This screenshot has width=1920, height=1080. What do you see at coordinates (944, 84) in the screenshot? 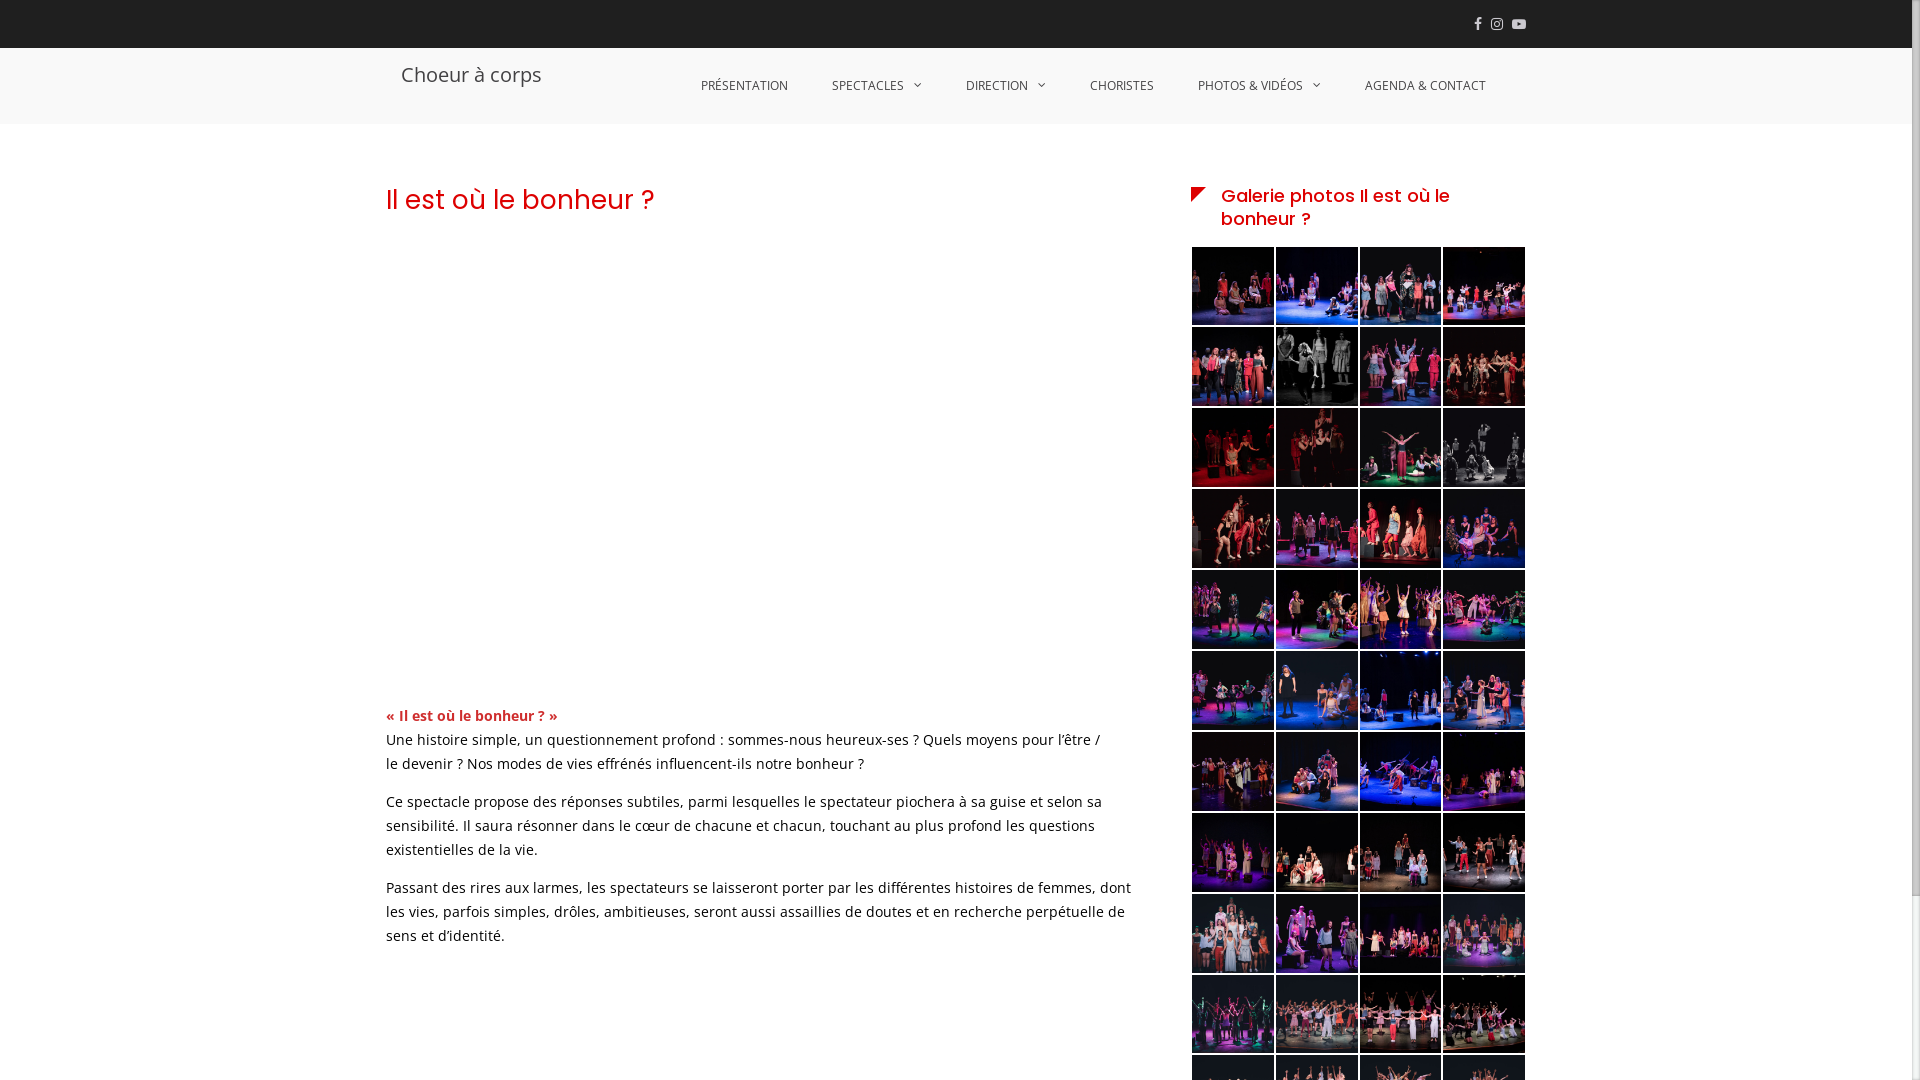
I see `'DIRECTION'` at bounding box center [944, 84].